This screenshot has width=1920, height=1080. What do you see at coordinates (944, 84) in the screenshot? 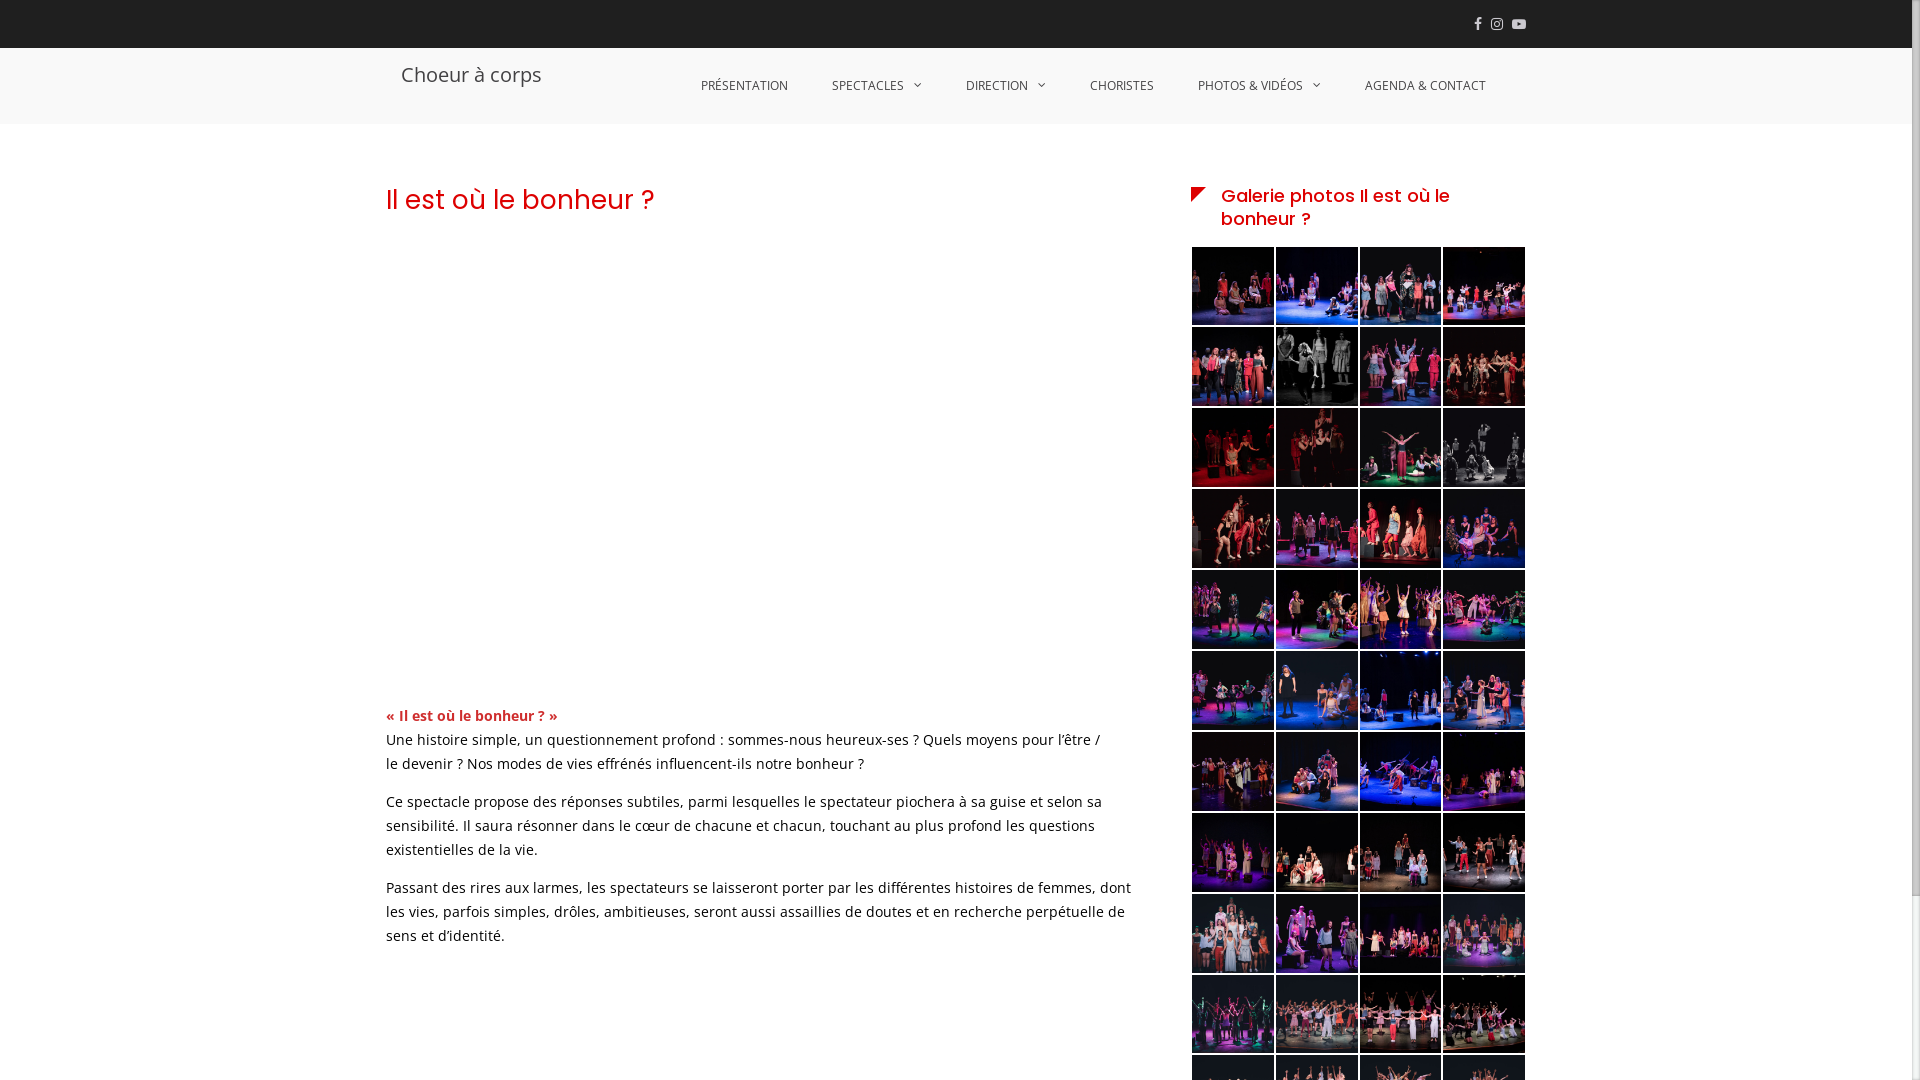
I see `'DIRECTION'` at bounding box center [944, 84].